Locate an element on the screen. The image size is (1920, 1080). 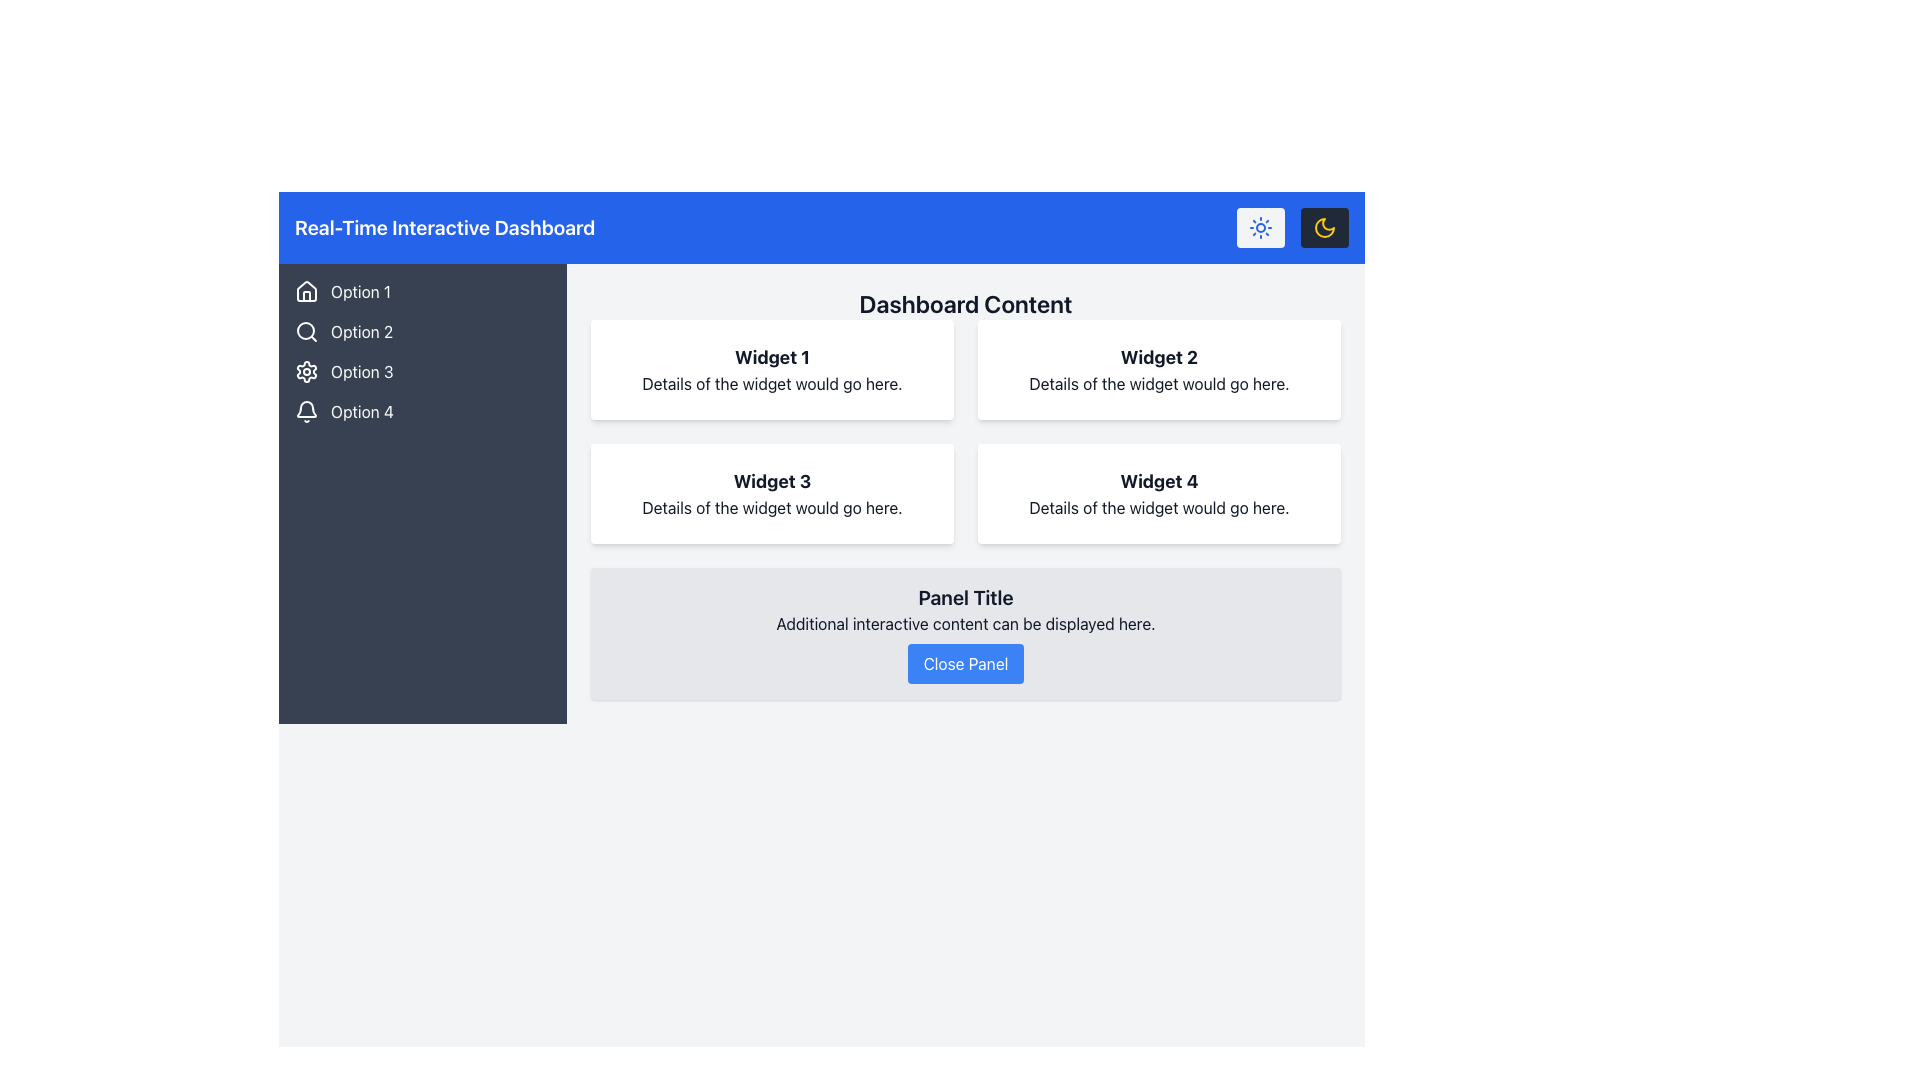
the house icon in the vertical navigation bar, positioned above the text 'Option 1' is located at coordinates (306, 290).